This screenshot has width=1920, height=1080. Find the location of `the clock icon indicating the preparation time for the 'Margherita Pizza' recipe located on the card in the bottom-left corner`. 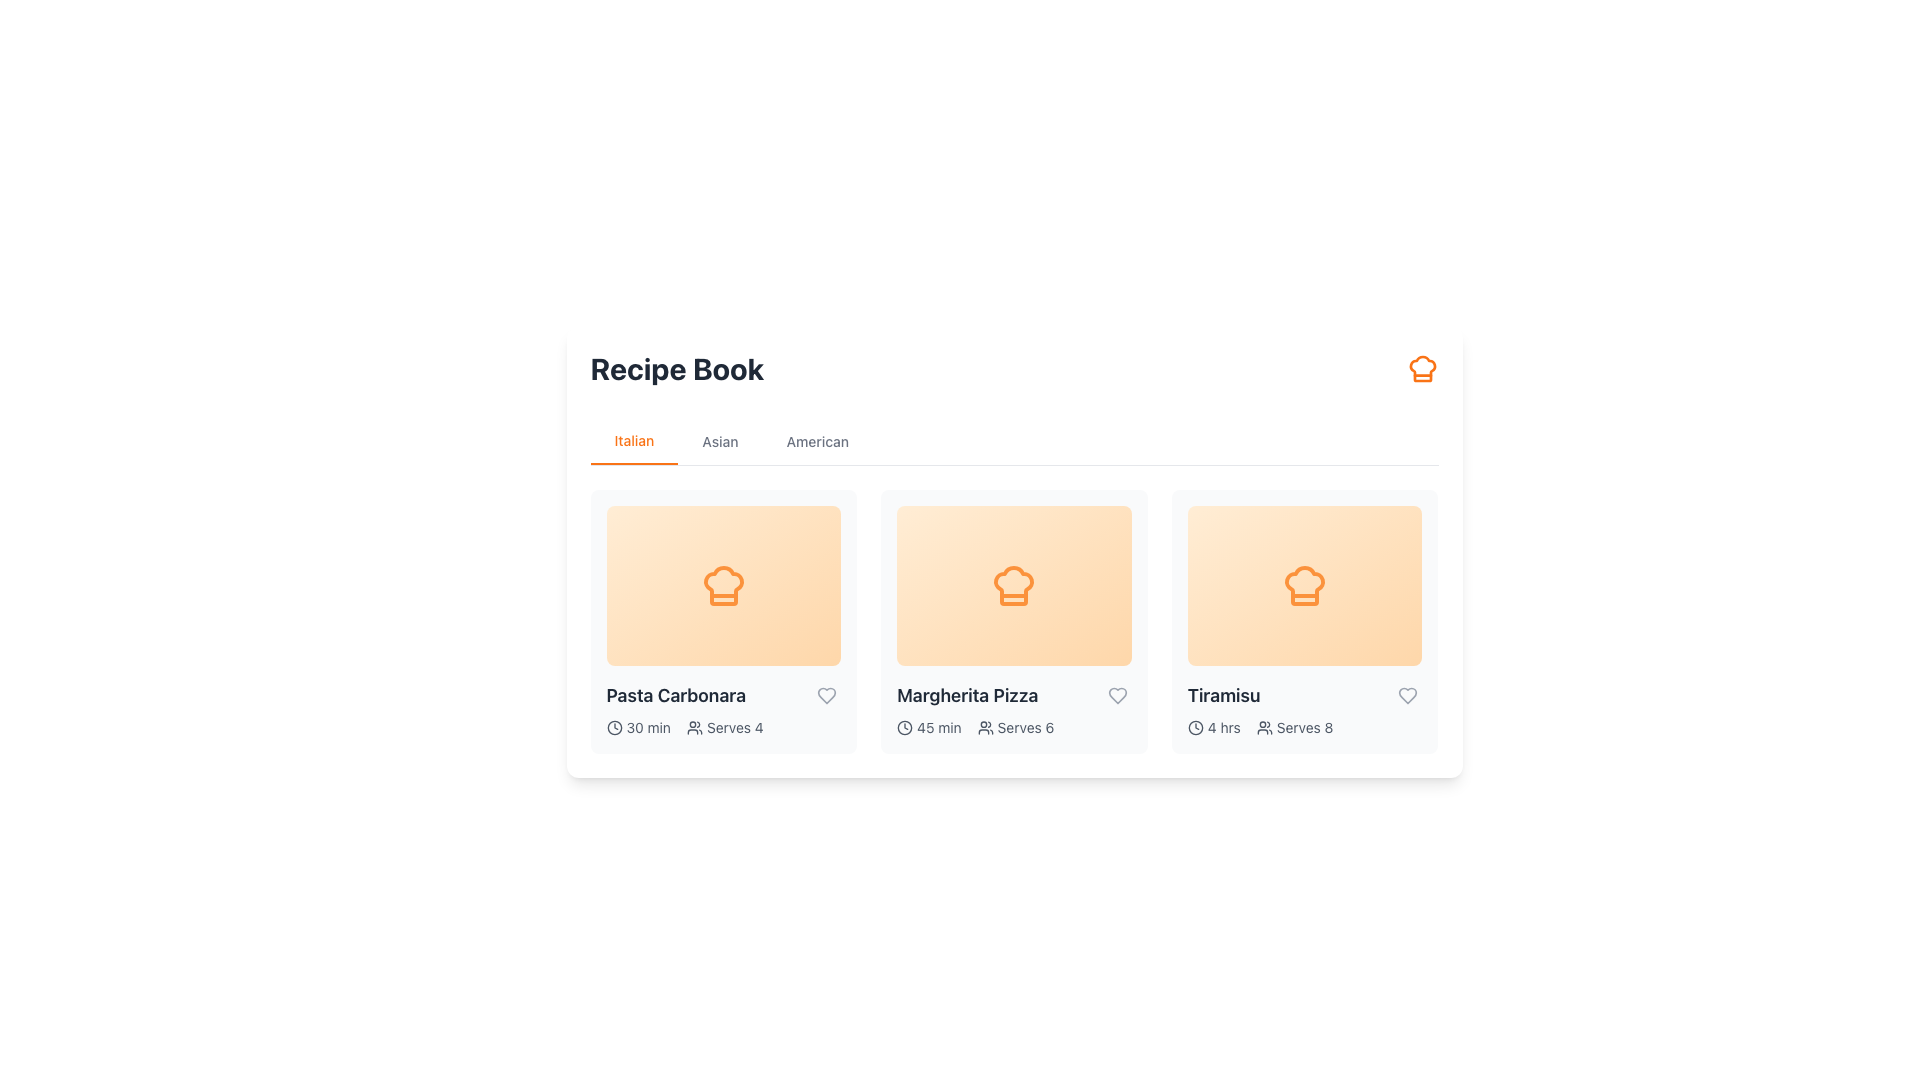

the clock icon indicating the preparation time for the 'Margherita Pizza' recipe located on the card in the bottom-left corner is located at coordinates (904, 728).